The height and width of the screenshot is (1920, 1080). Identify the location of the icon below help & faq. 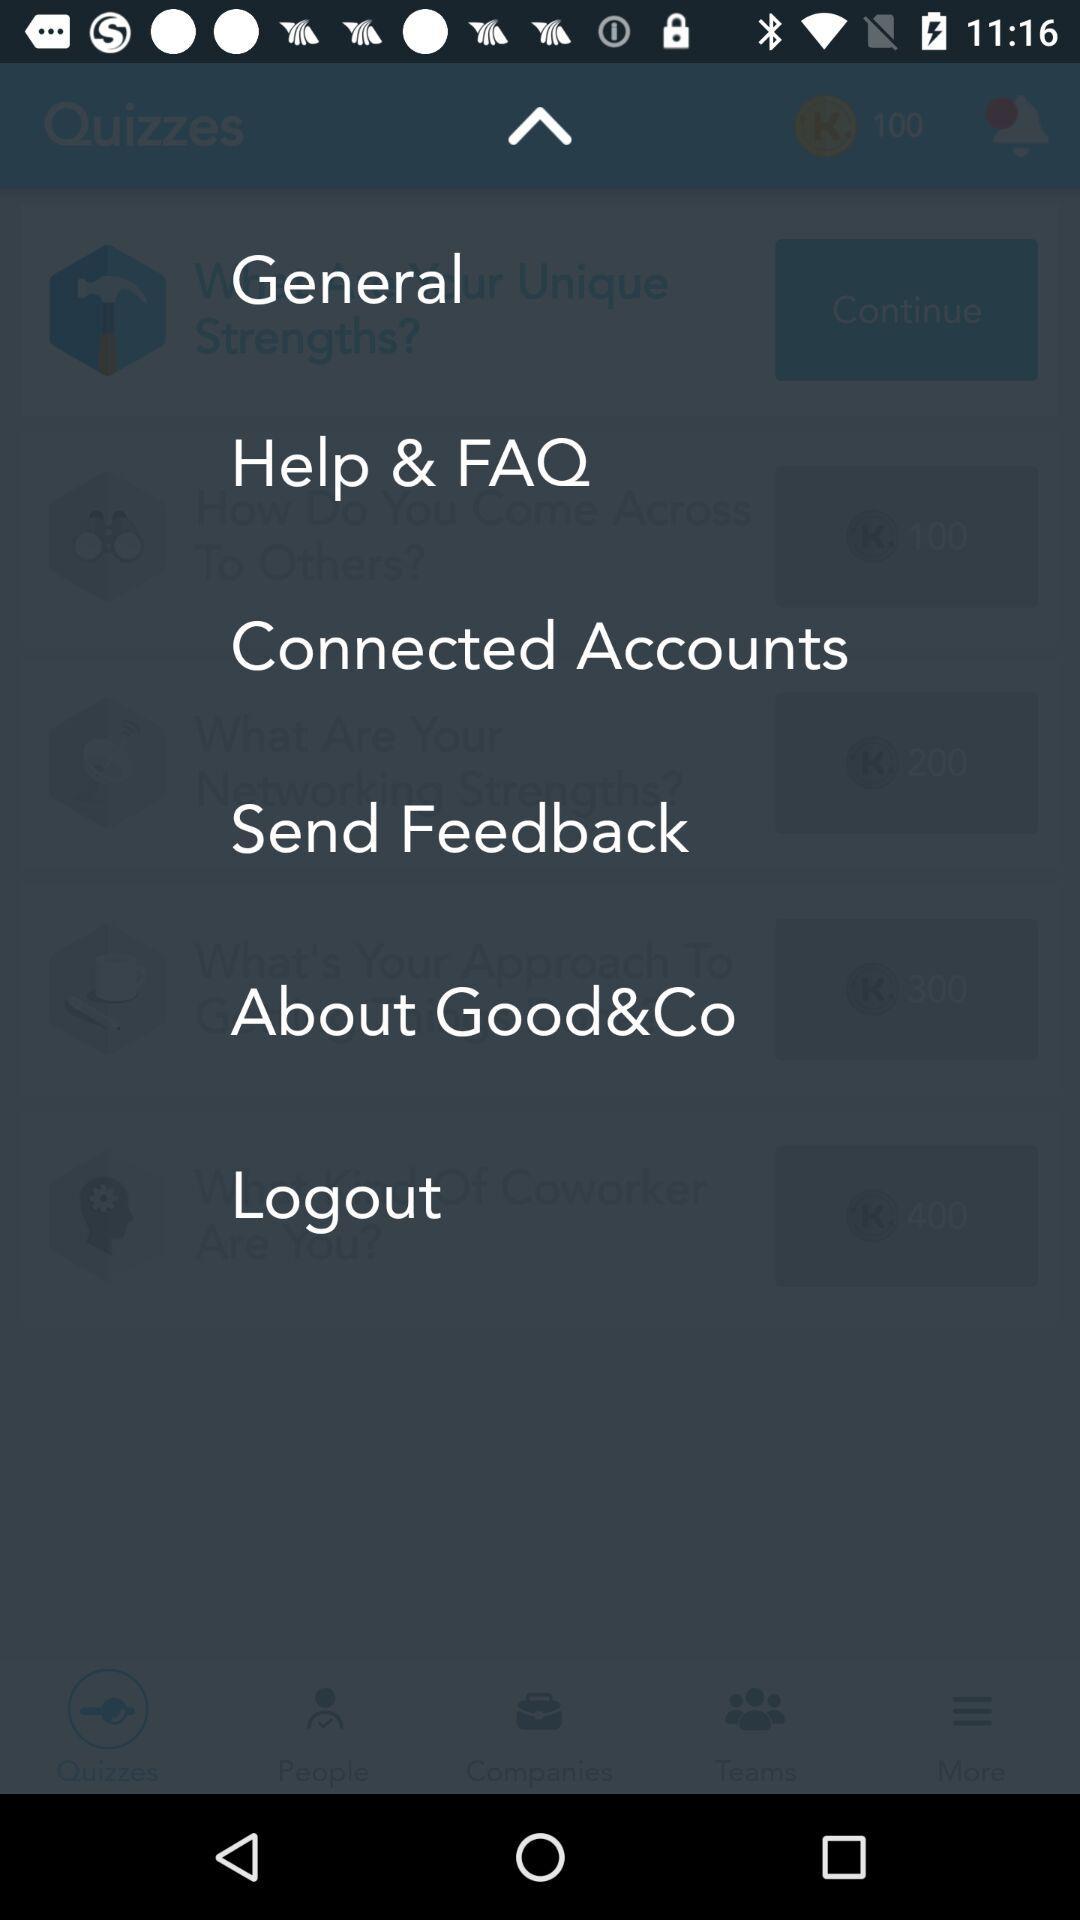
(538, 646).